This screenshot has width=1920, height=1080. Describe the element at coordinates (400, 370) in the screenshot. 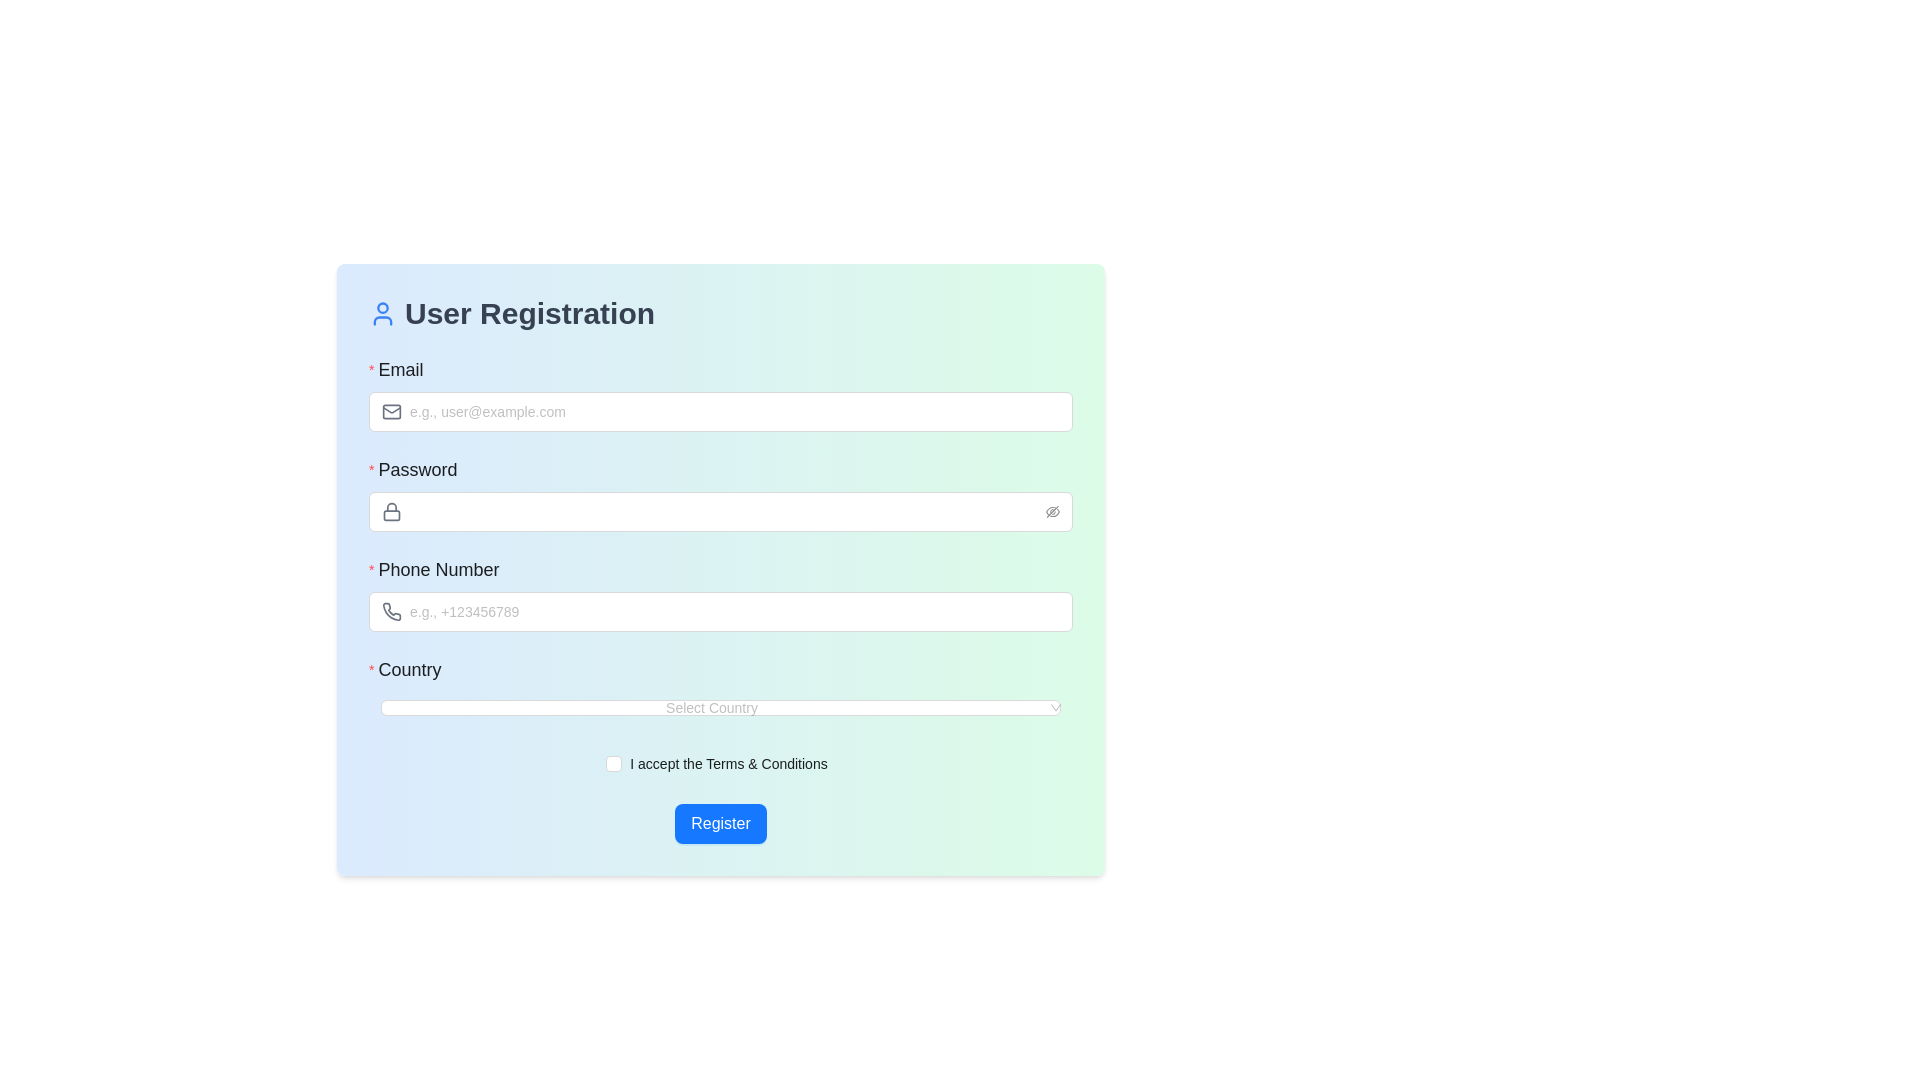

I see `the text label displaying 'Email', which is styled with a large font size and bold text, located above the email input field in the User Registration form` at that location.